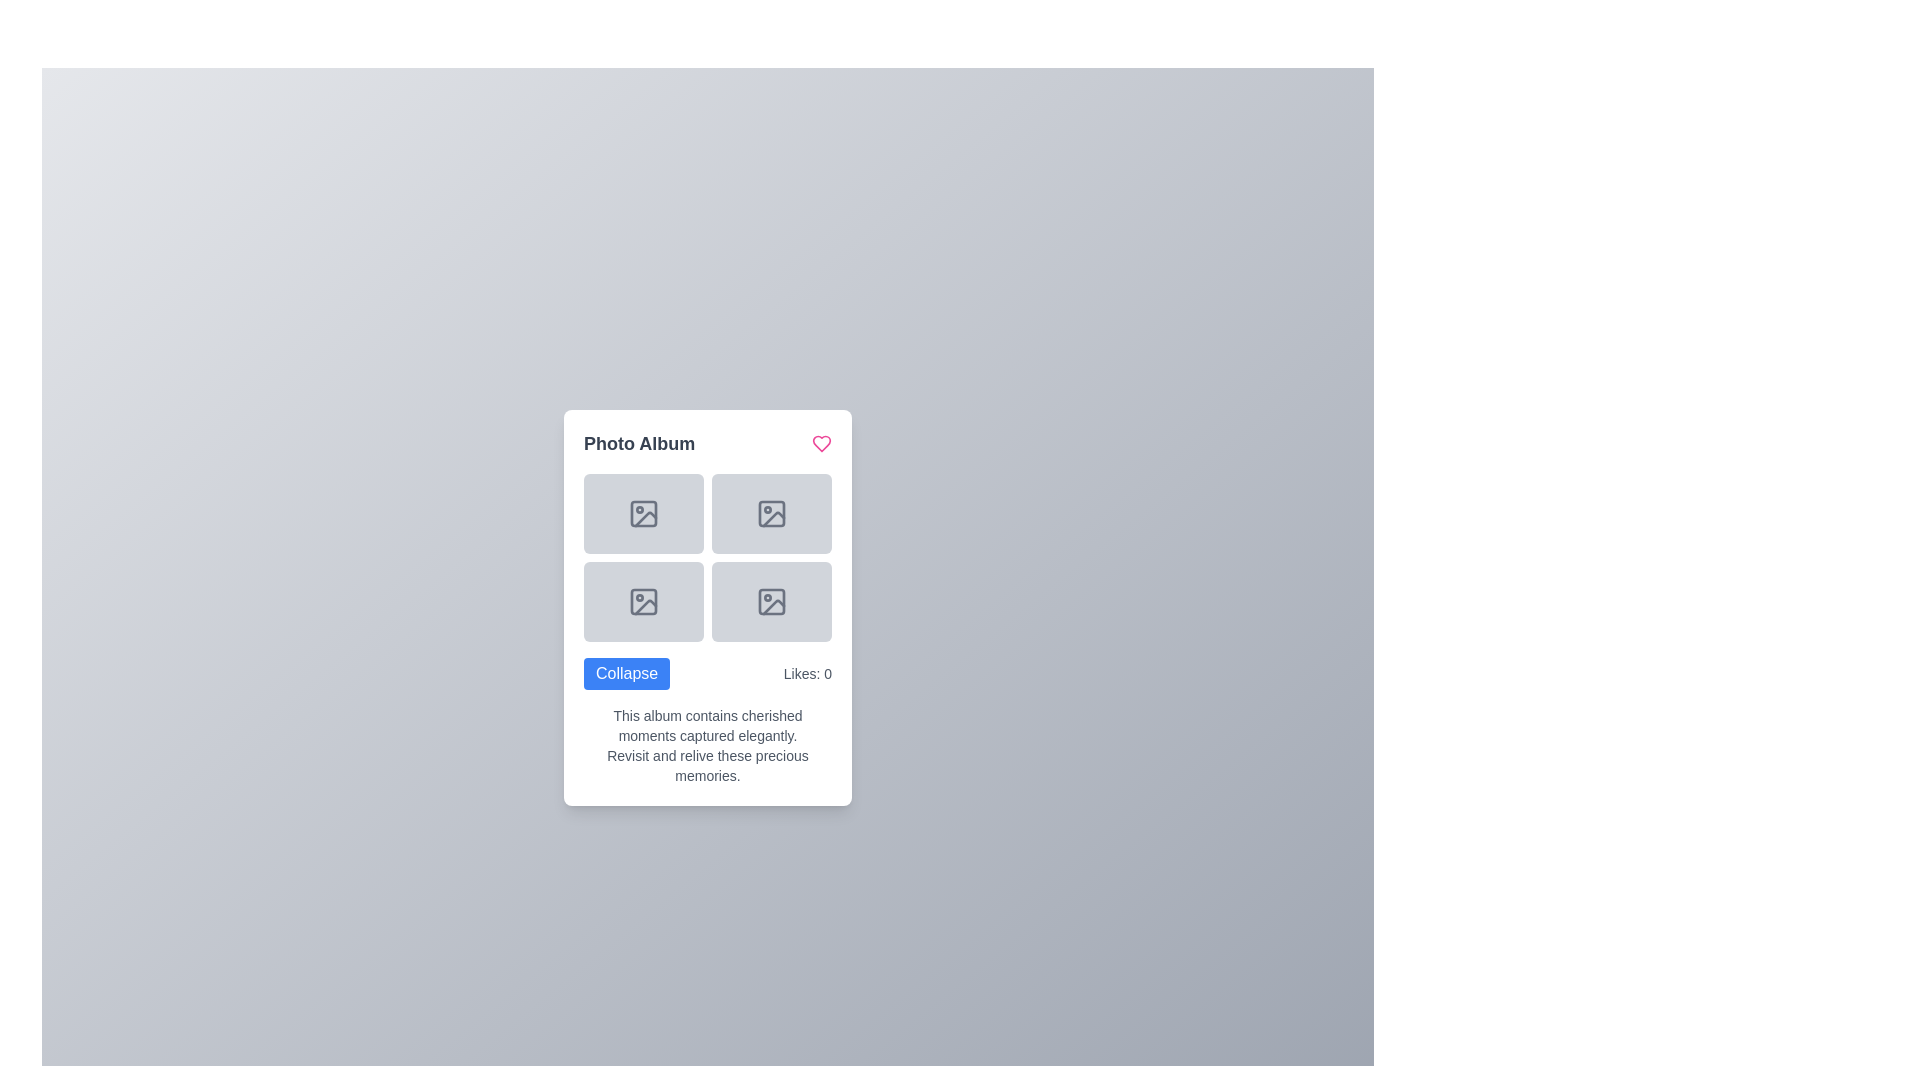  I want to click on the bottom-left image placeholder in the 'Photo Album' card, so click(708, 607).